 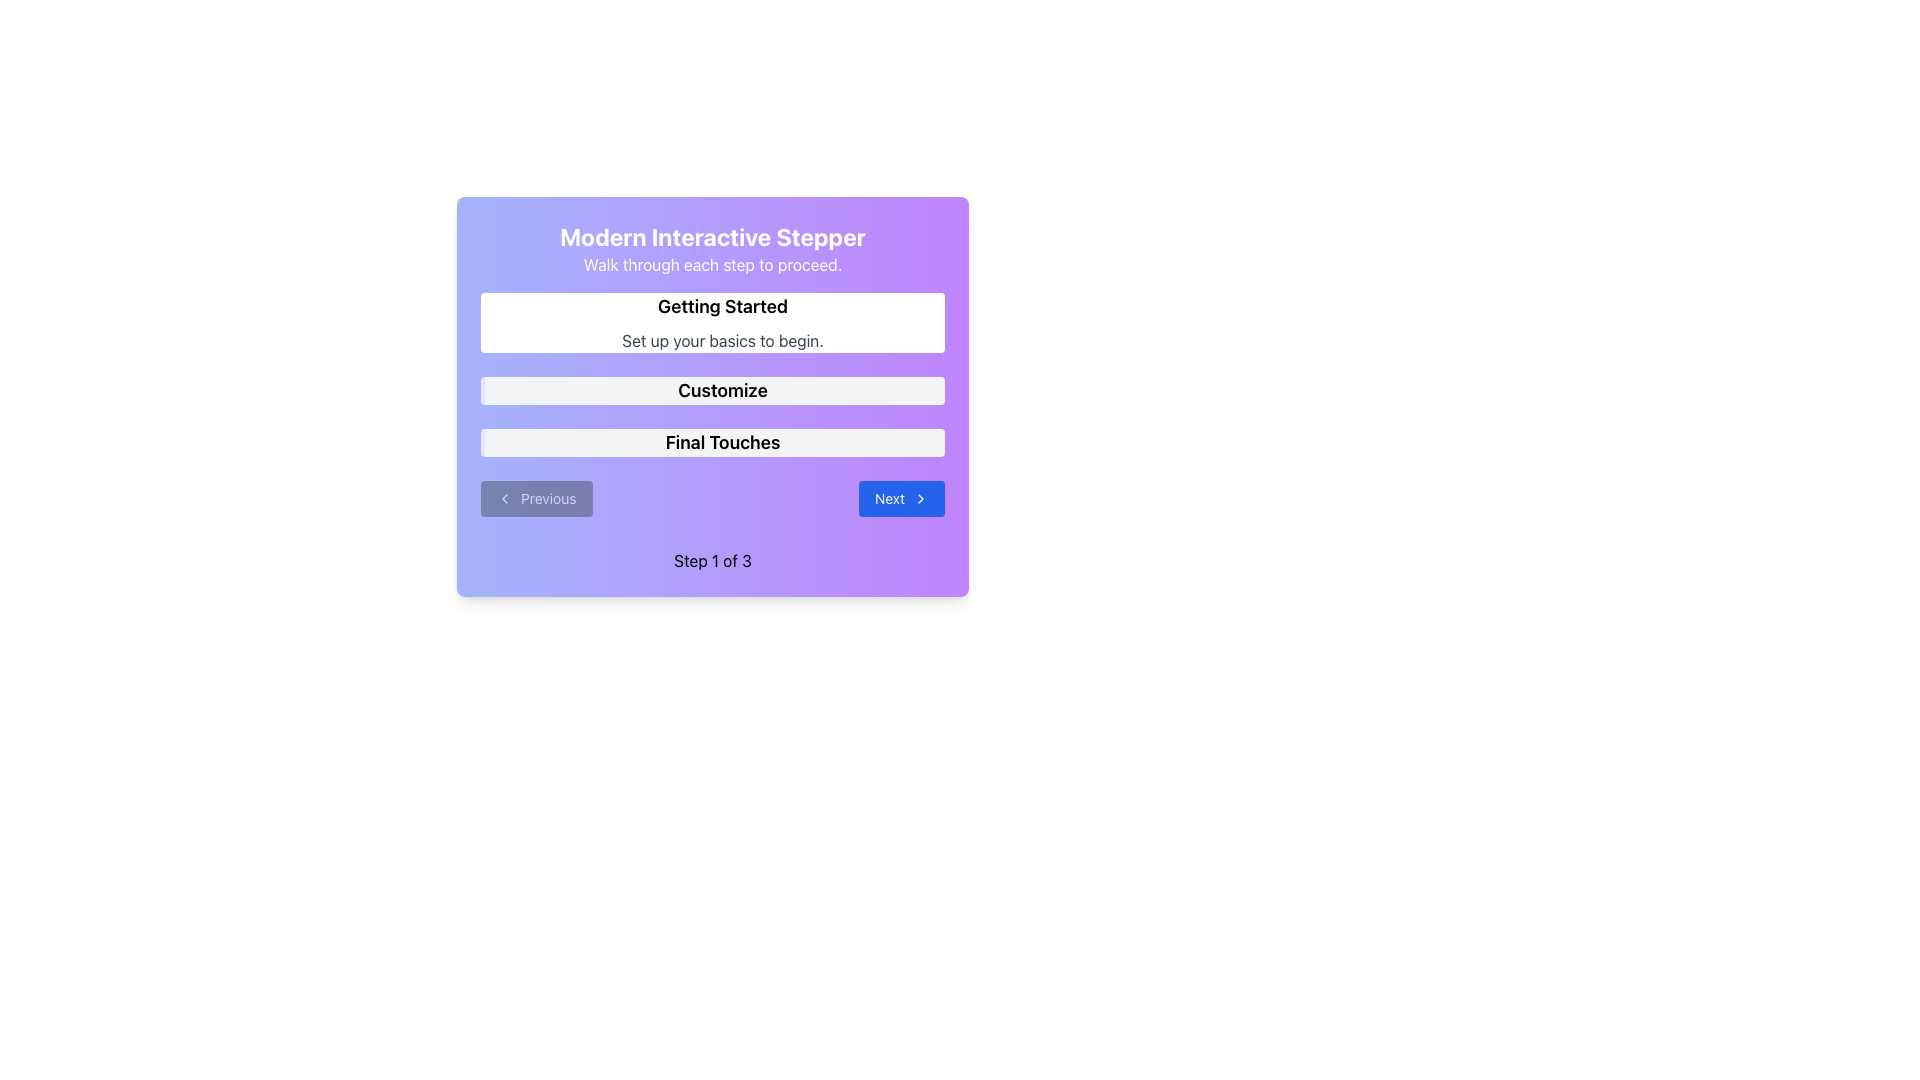 What do you see at coordinates (722, 339) in the screenshot?
I see `the Text Label that contains the text 'Set up your basics to begin.' positioned below the 'Getting Started' header` at bounding box center [722, 339].